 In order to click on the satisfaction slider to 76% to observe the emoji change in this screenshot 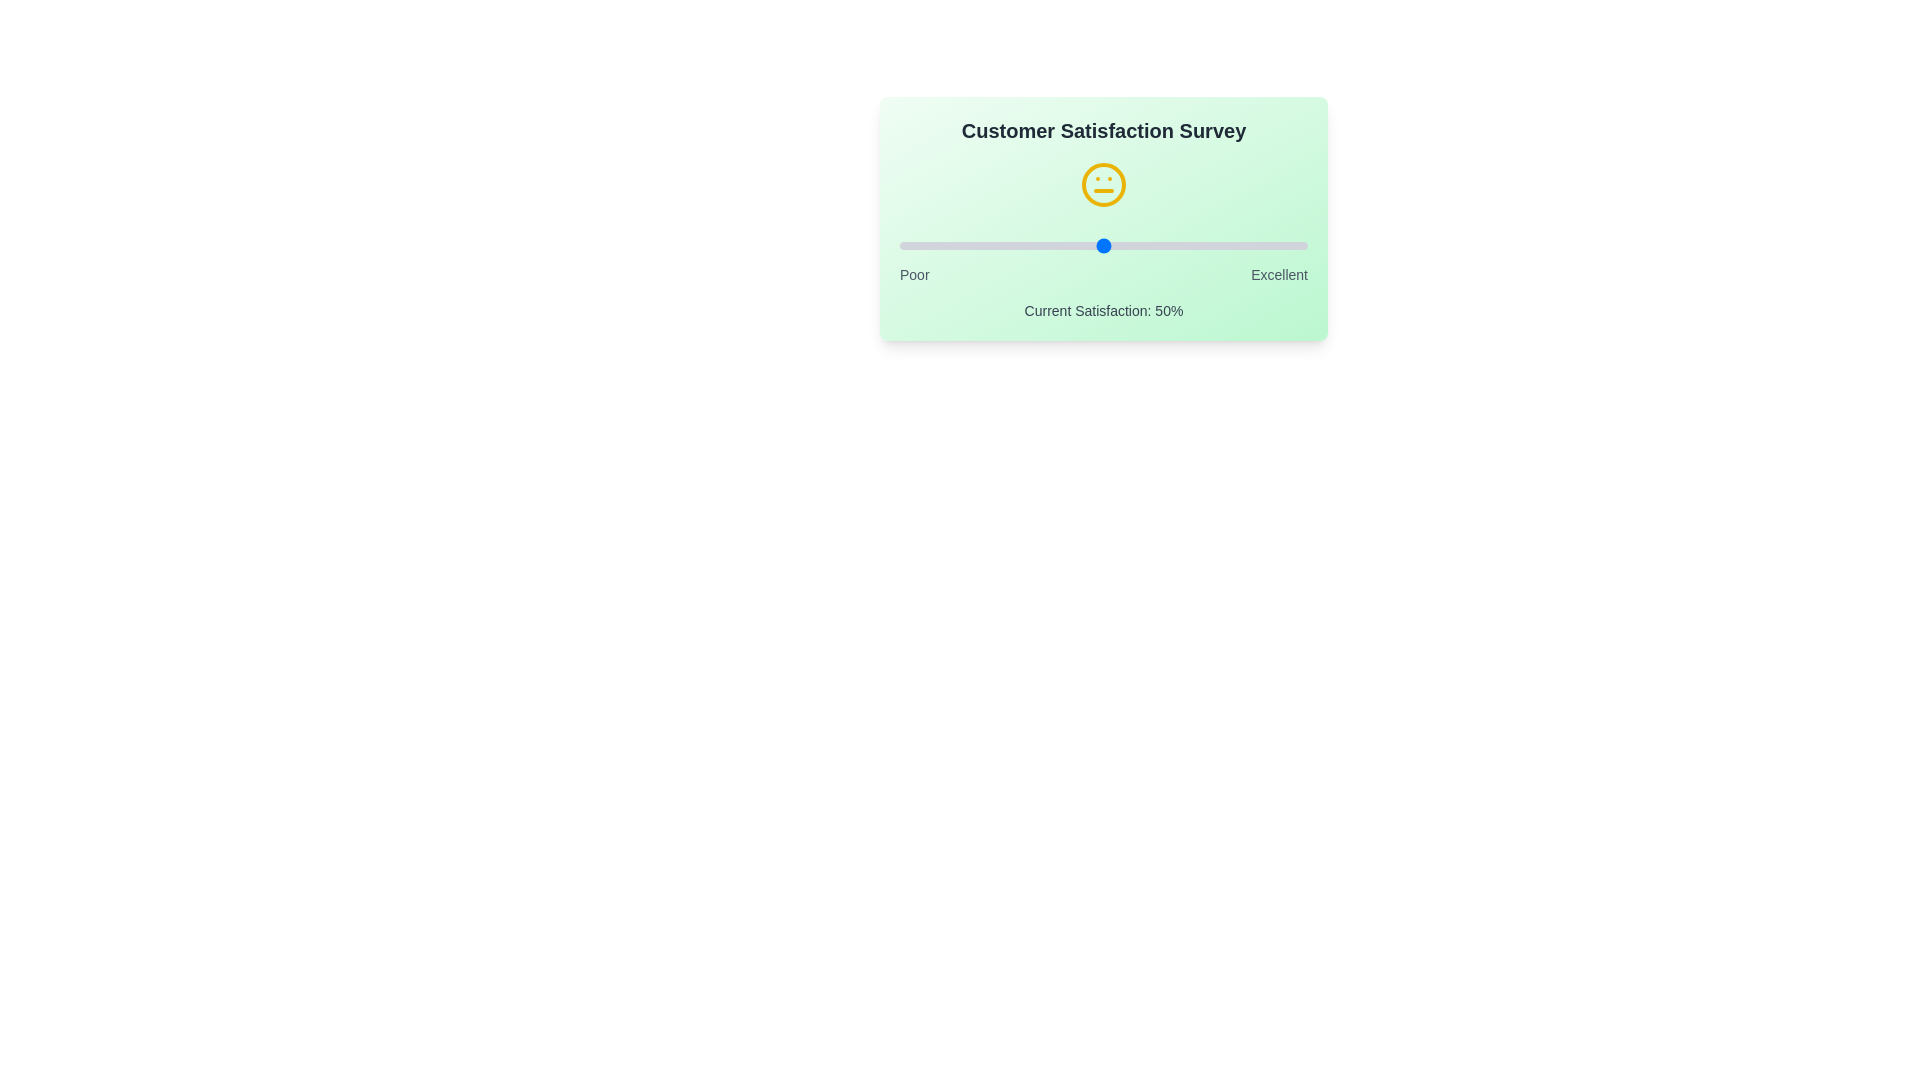, I will do `click(1208, 245)`.